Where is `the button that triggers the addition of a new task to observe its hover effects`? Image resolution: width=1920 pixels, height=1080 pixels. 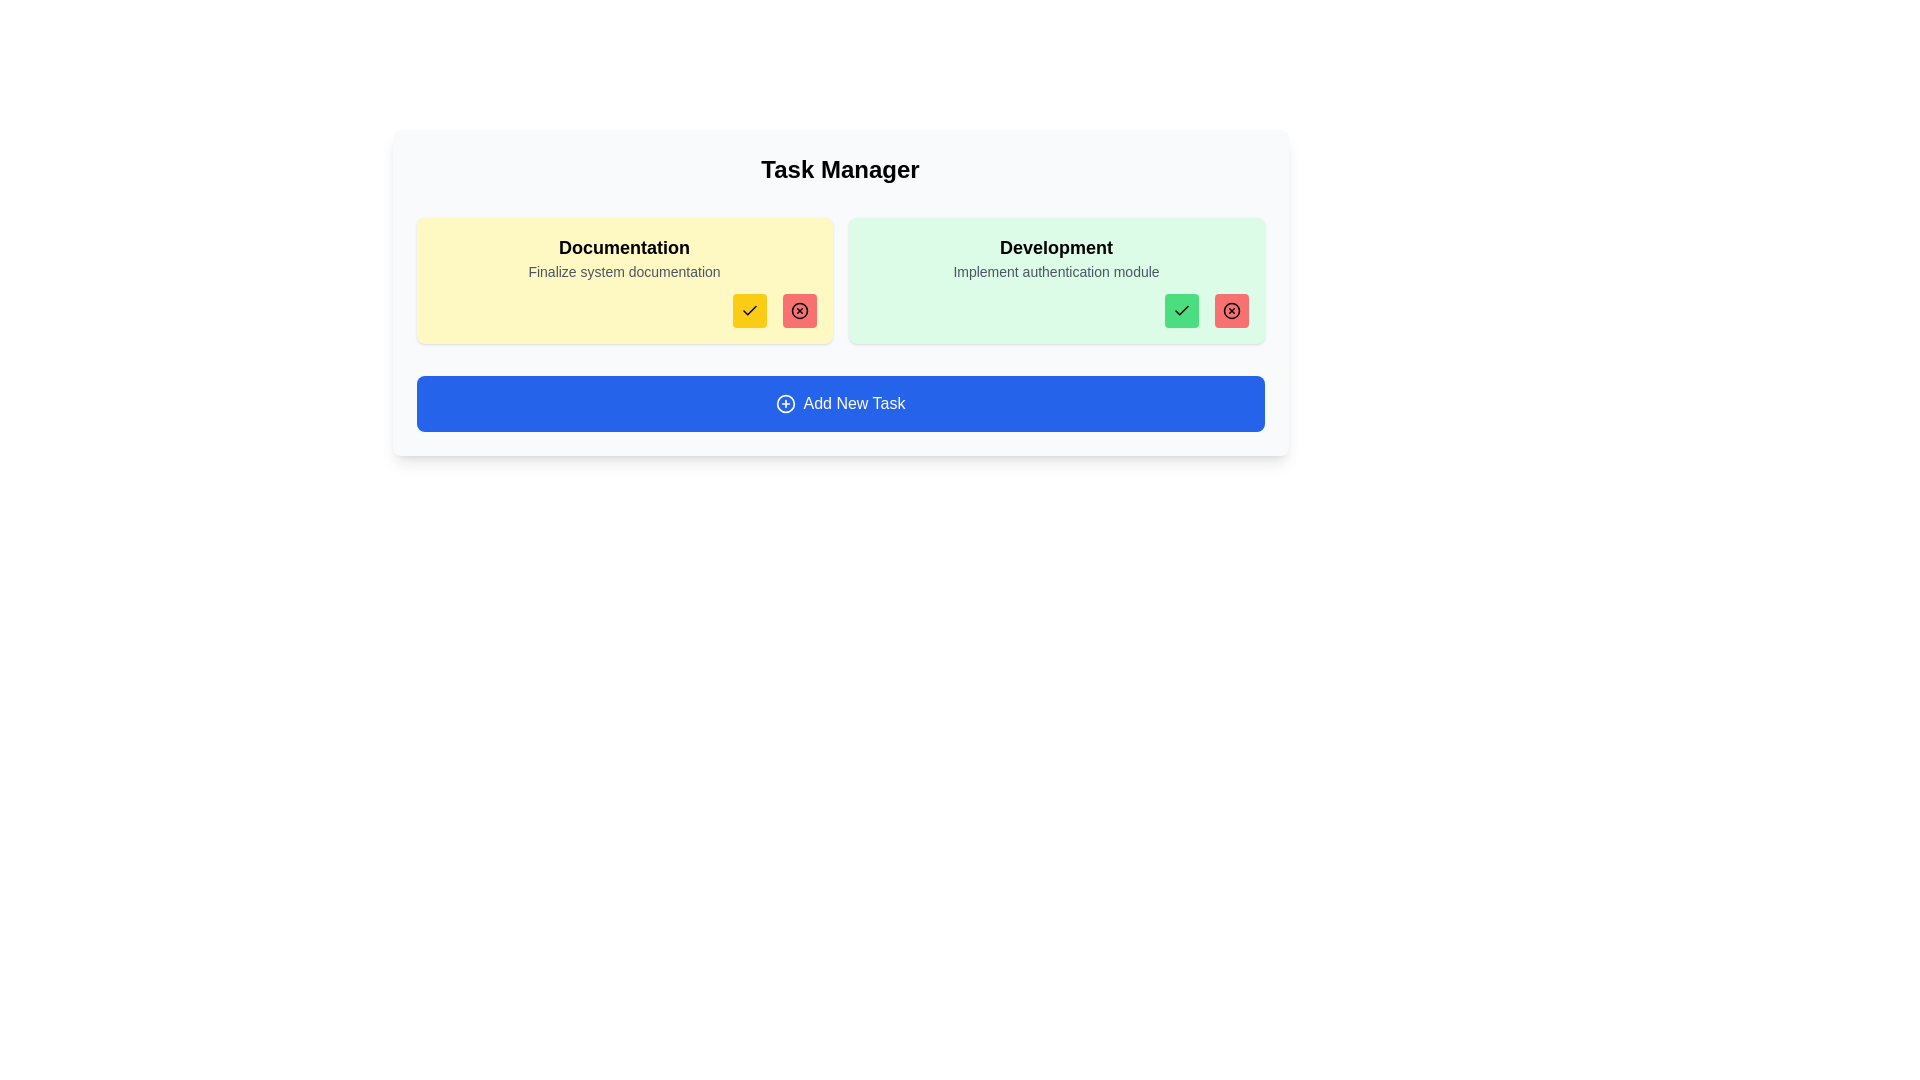
the button that triggers the addition of a new task to observe its hover effects is located at coordinates (840, 404).